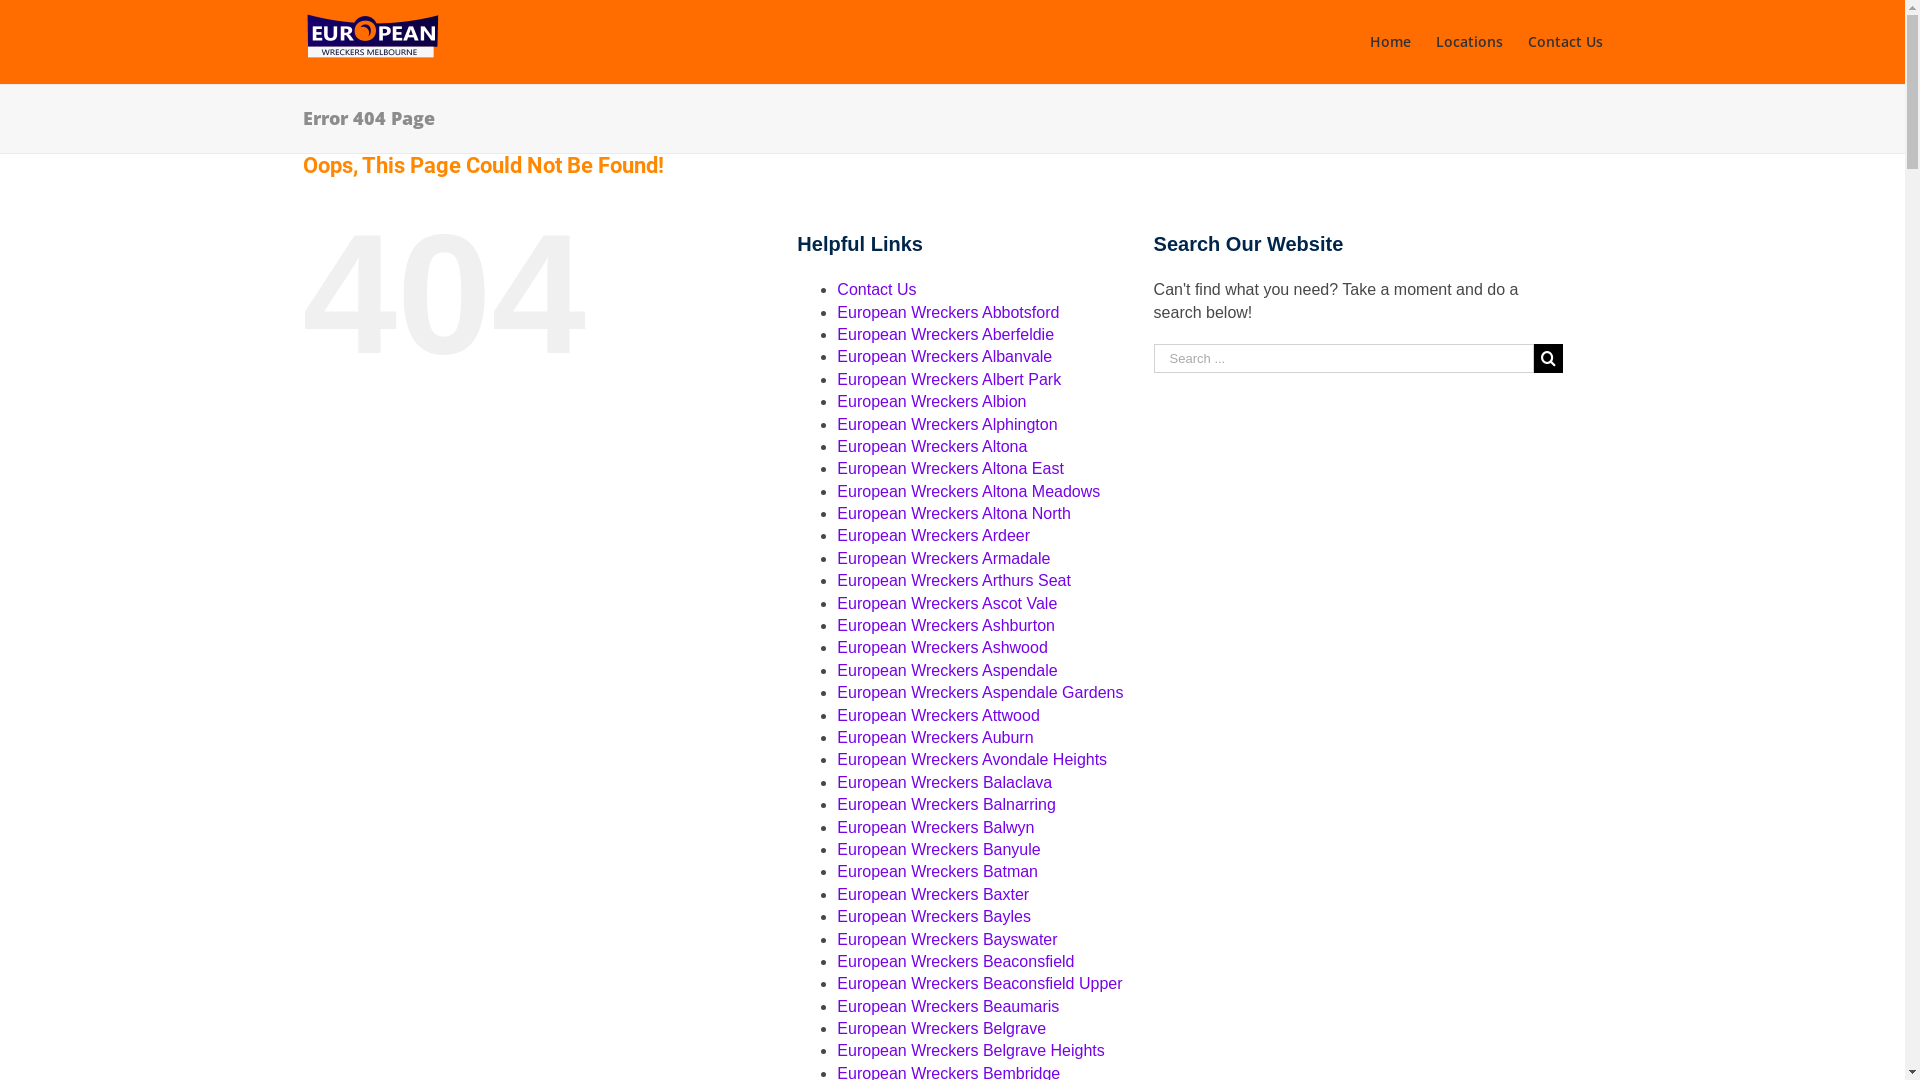 The height and width of the screenshot is (1080, 1920). What do you see at coordinates (945, 602) in the screenshot?
I see `'European Wreckers Ascot Vale'` at bounding box center [945, 602].